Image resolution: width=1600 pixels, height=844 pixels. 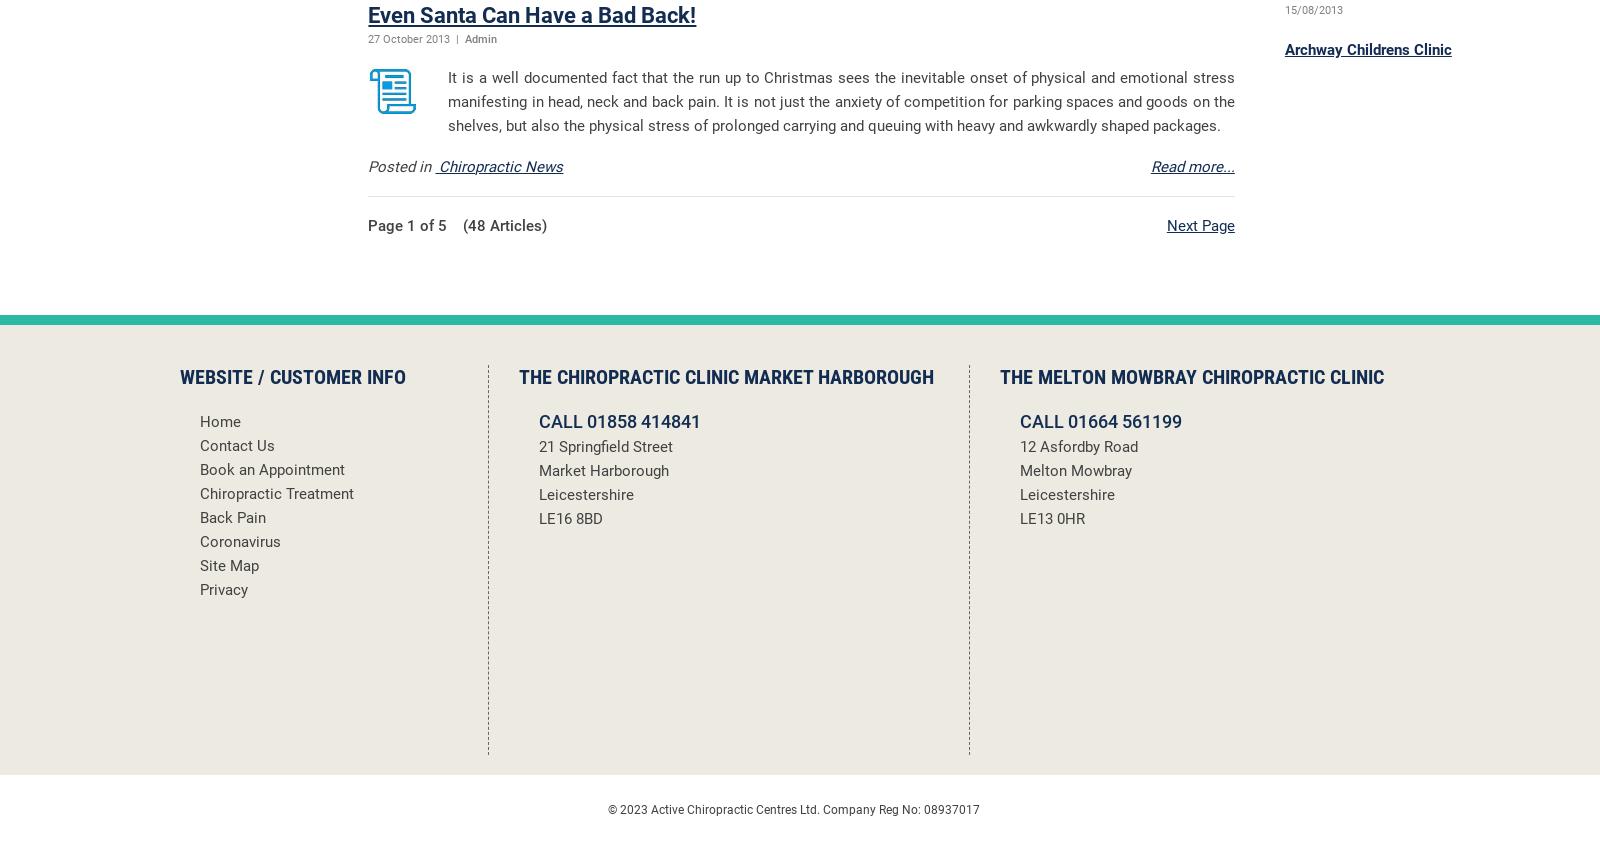 What do you see at coordinates (1200, 224) in the screenshot?
I see `'Next Page'` at bounding box center [1200, 224].